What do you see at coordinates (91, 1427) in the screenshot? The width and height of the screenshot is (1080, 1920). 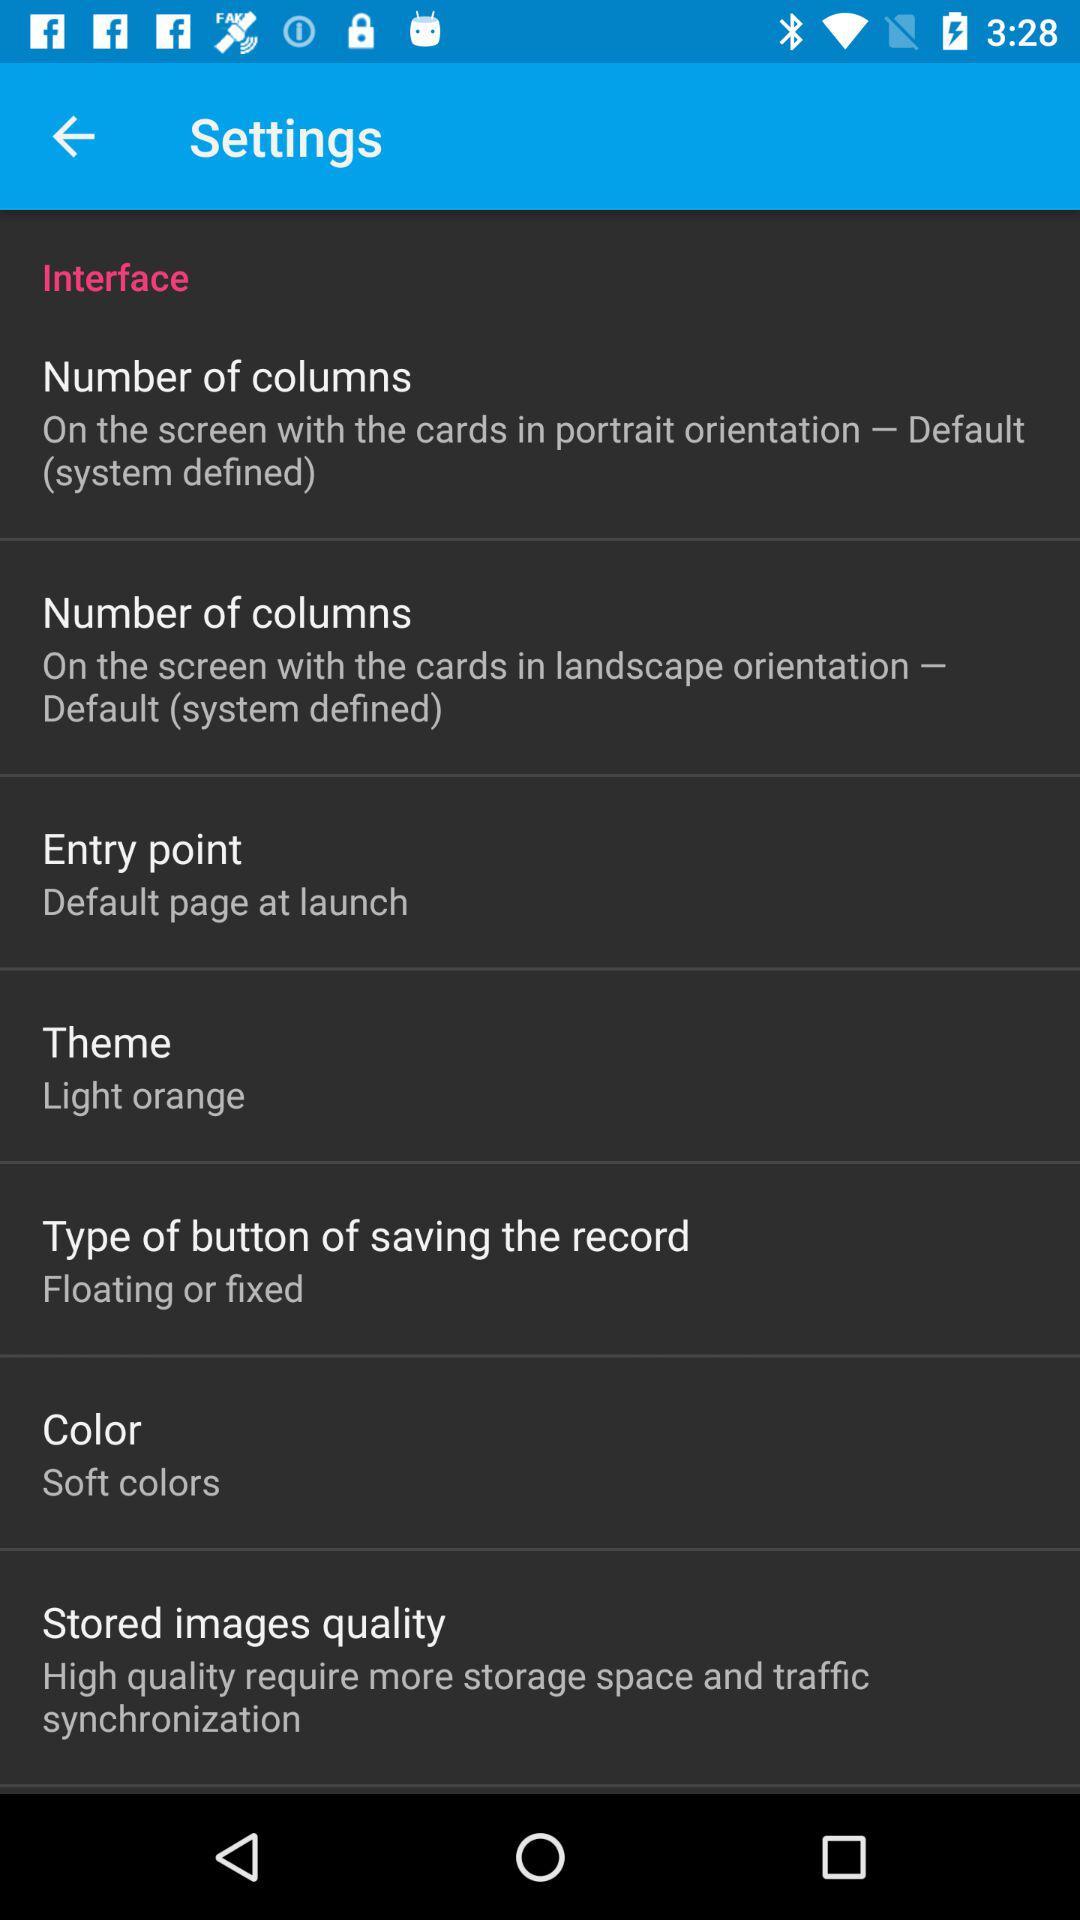 I see `the color item` at bounding box center [91, 1427].